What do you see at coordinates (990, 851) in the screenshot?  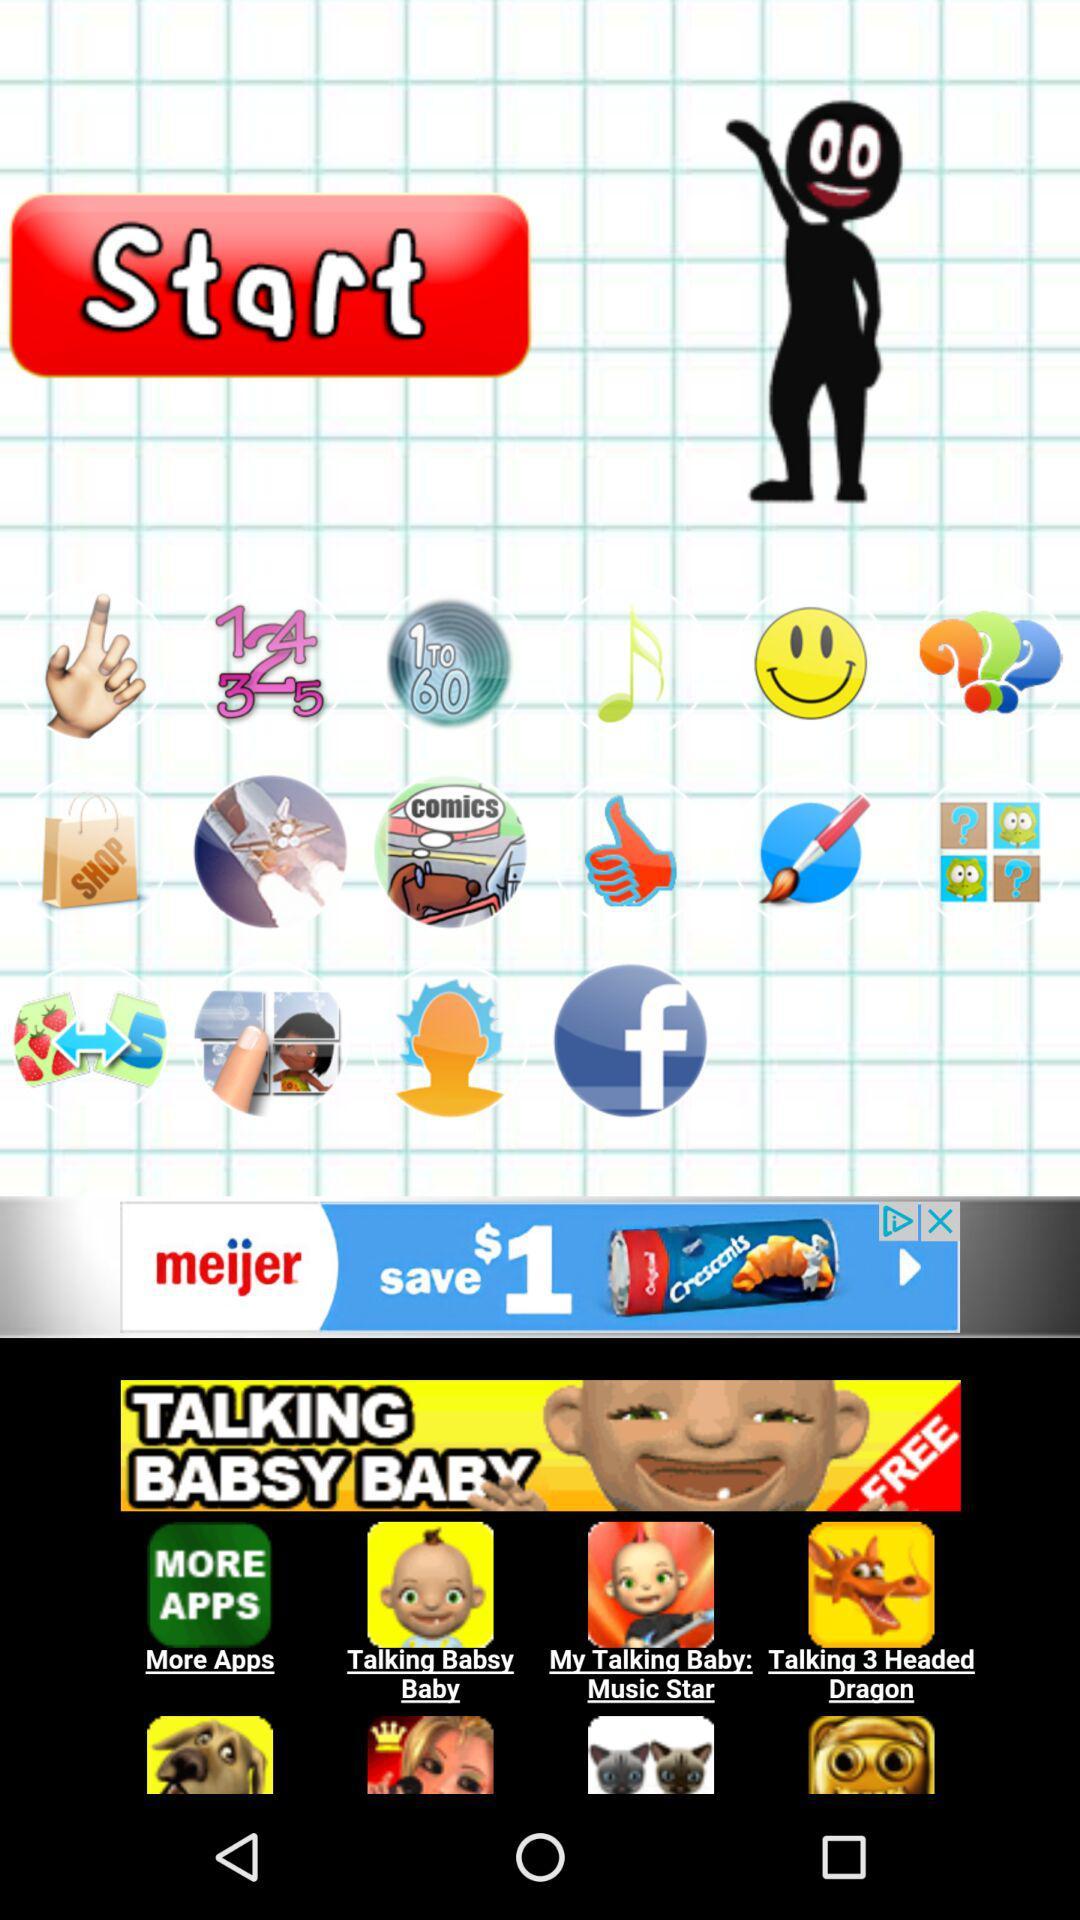 I see `click for help` at bounding box center [990, 851].